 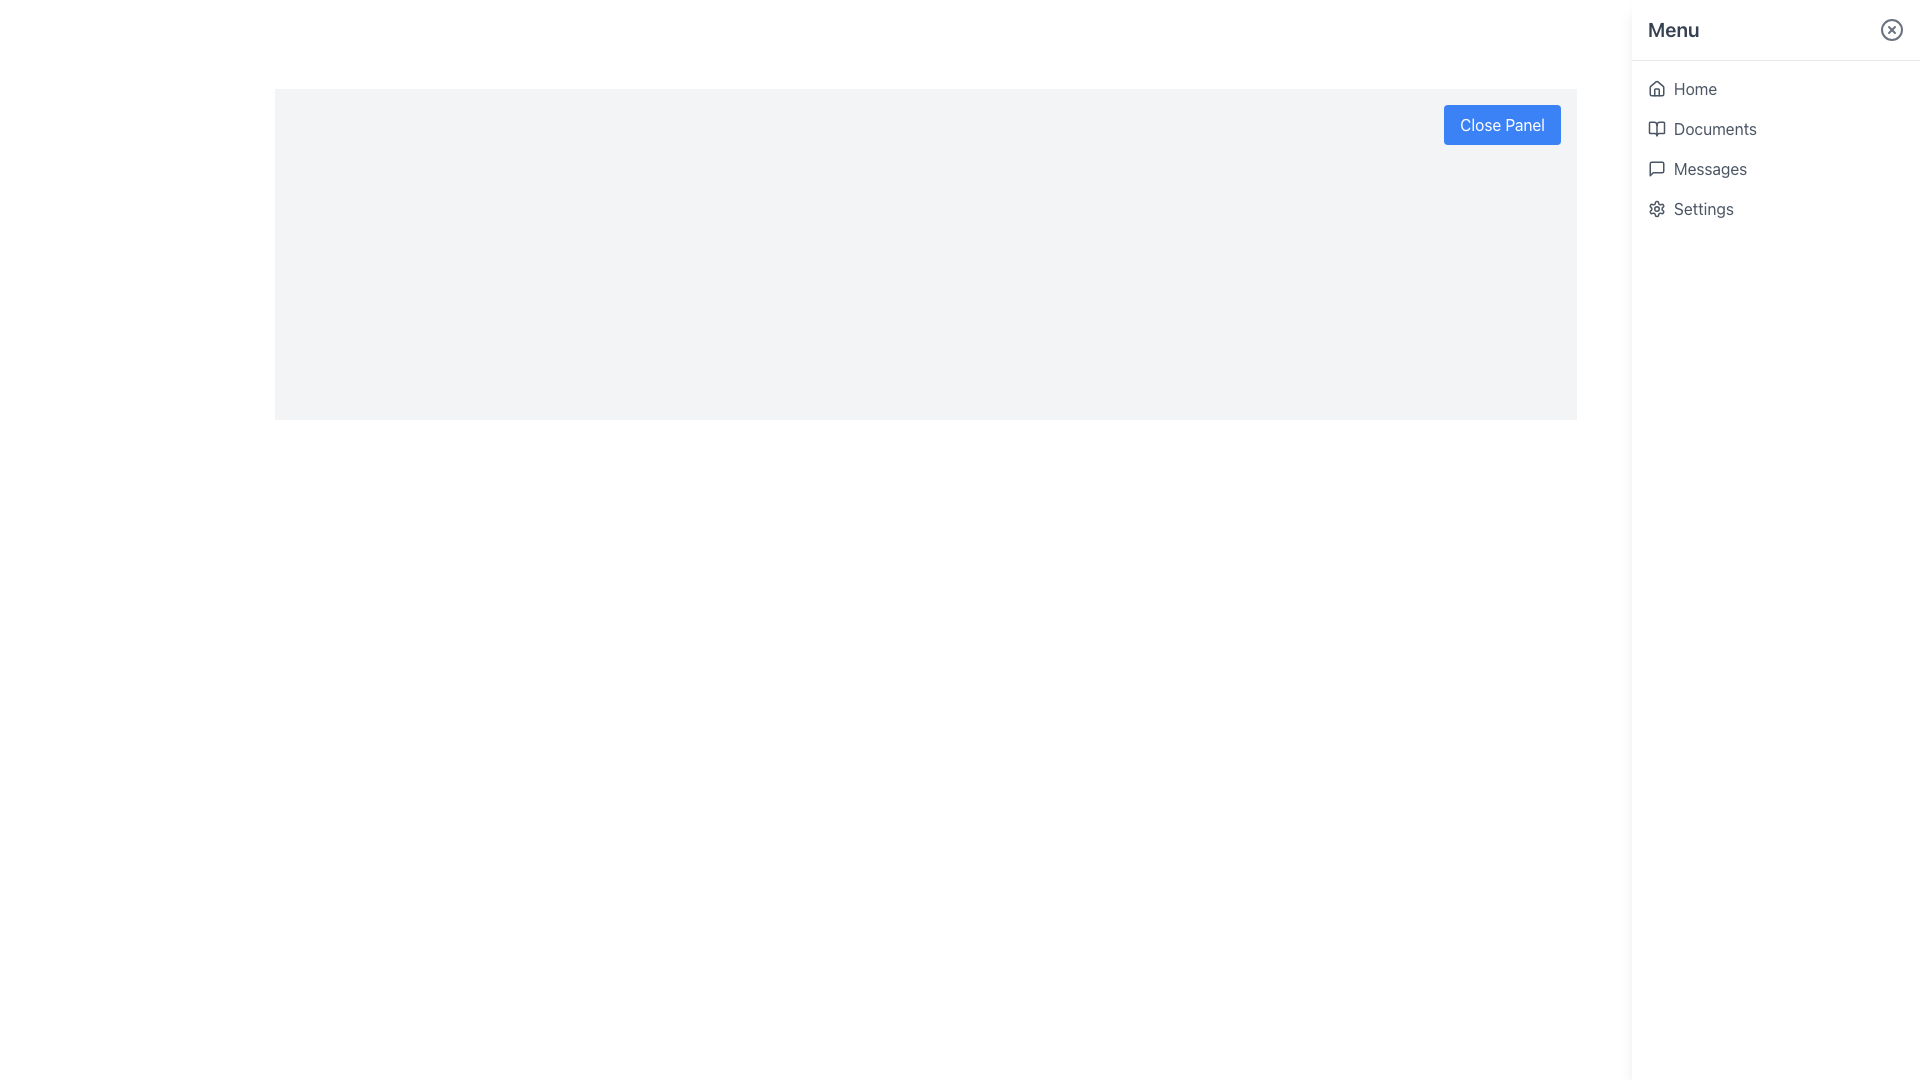 I want to click on the 'Documents' button, which is the second item in the vertical menu under 'Menu', so click(x=1776, y=128).